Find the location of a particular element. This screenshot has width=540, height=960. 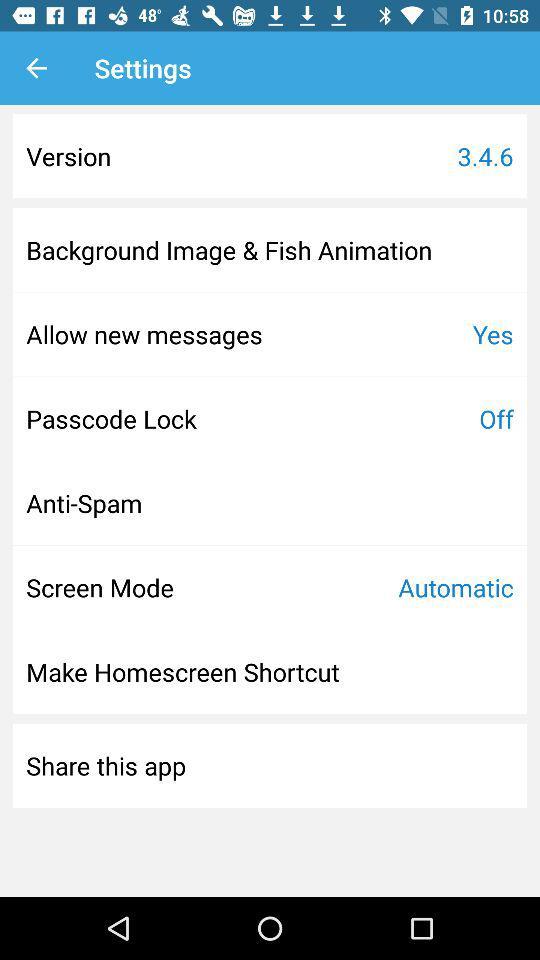

share this app is located at coordinates (106, 764).